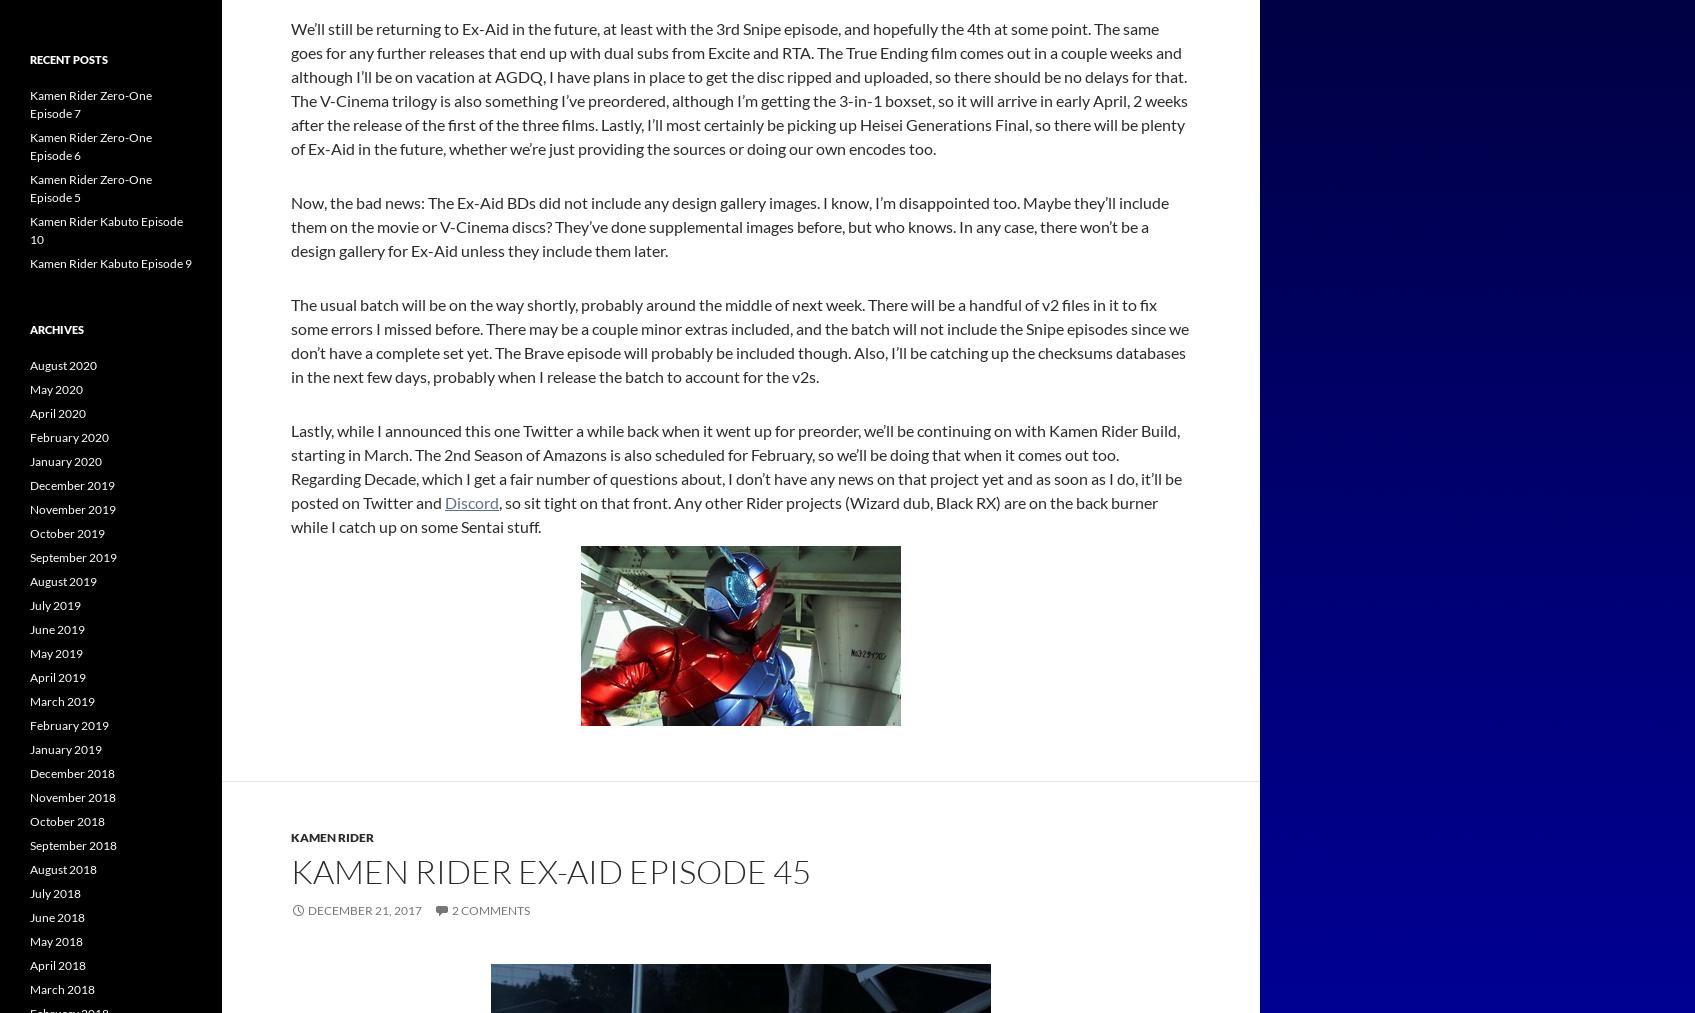 The height and width of the screenshot is (1013, 1695). I want to click on 'January 2020', so click(65, 460).